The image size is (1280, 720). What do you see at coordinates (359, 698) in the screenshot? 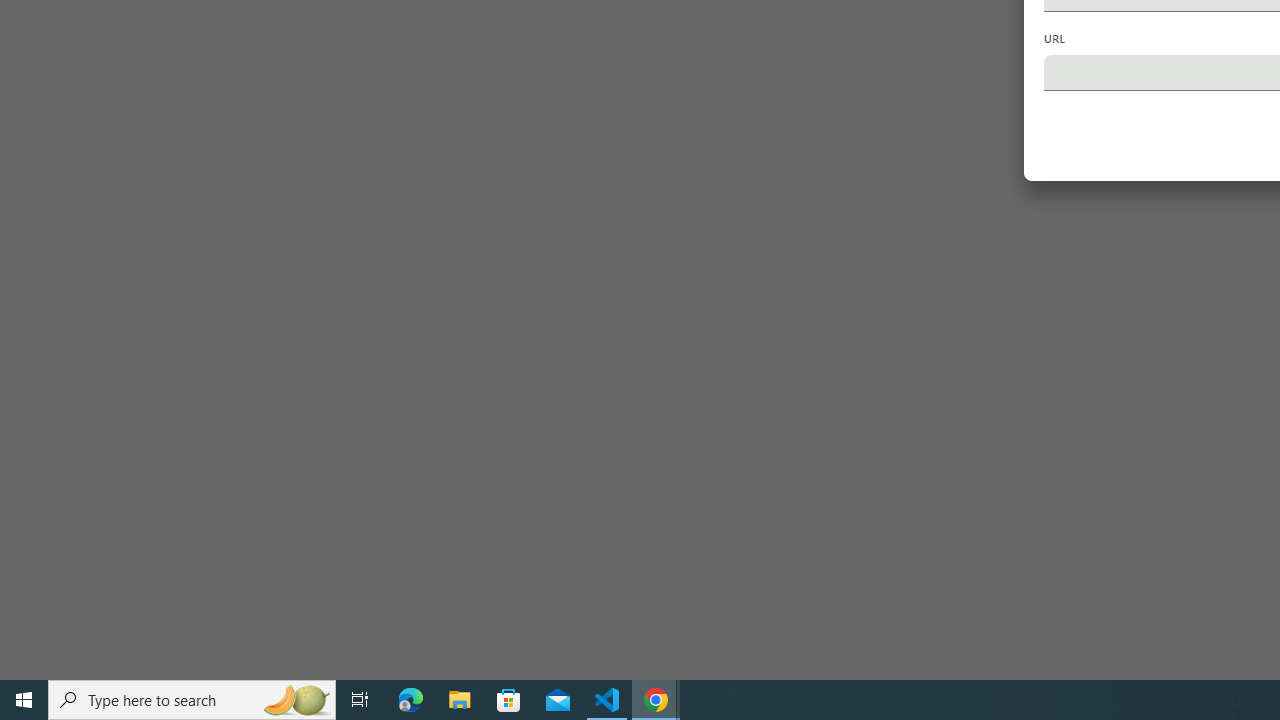
I see `'Task View'` at bounding box center [359, 698].